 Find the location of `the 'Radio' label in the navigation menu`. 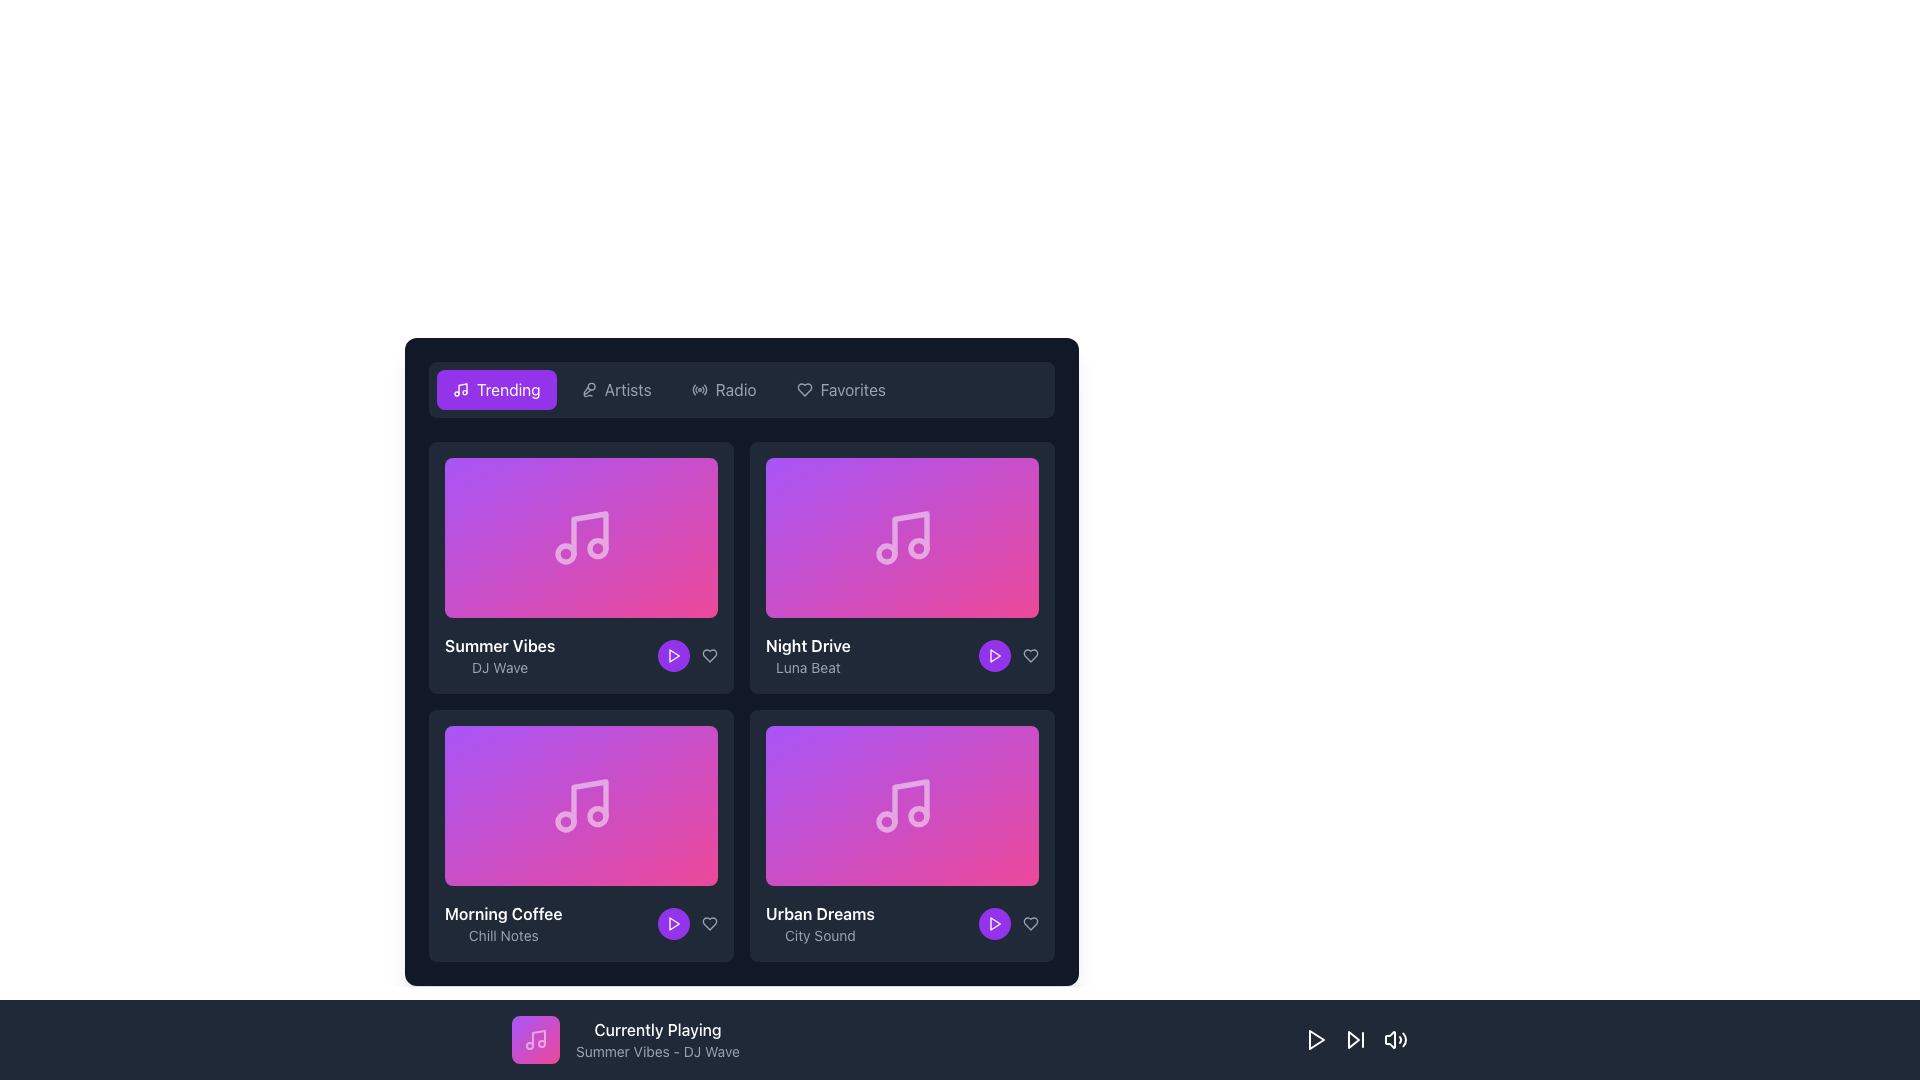

the 'Radio' label in the navigation menu is located at coordinates (734, 389).